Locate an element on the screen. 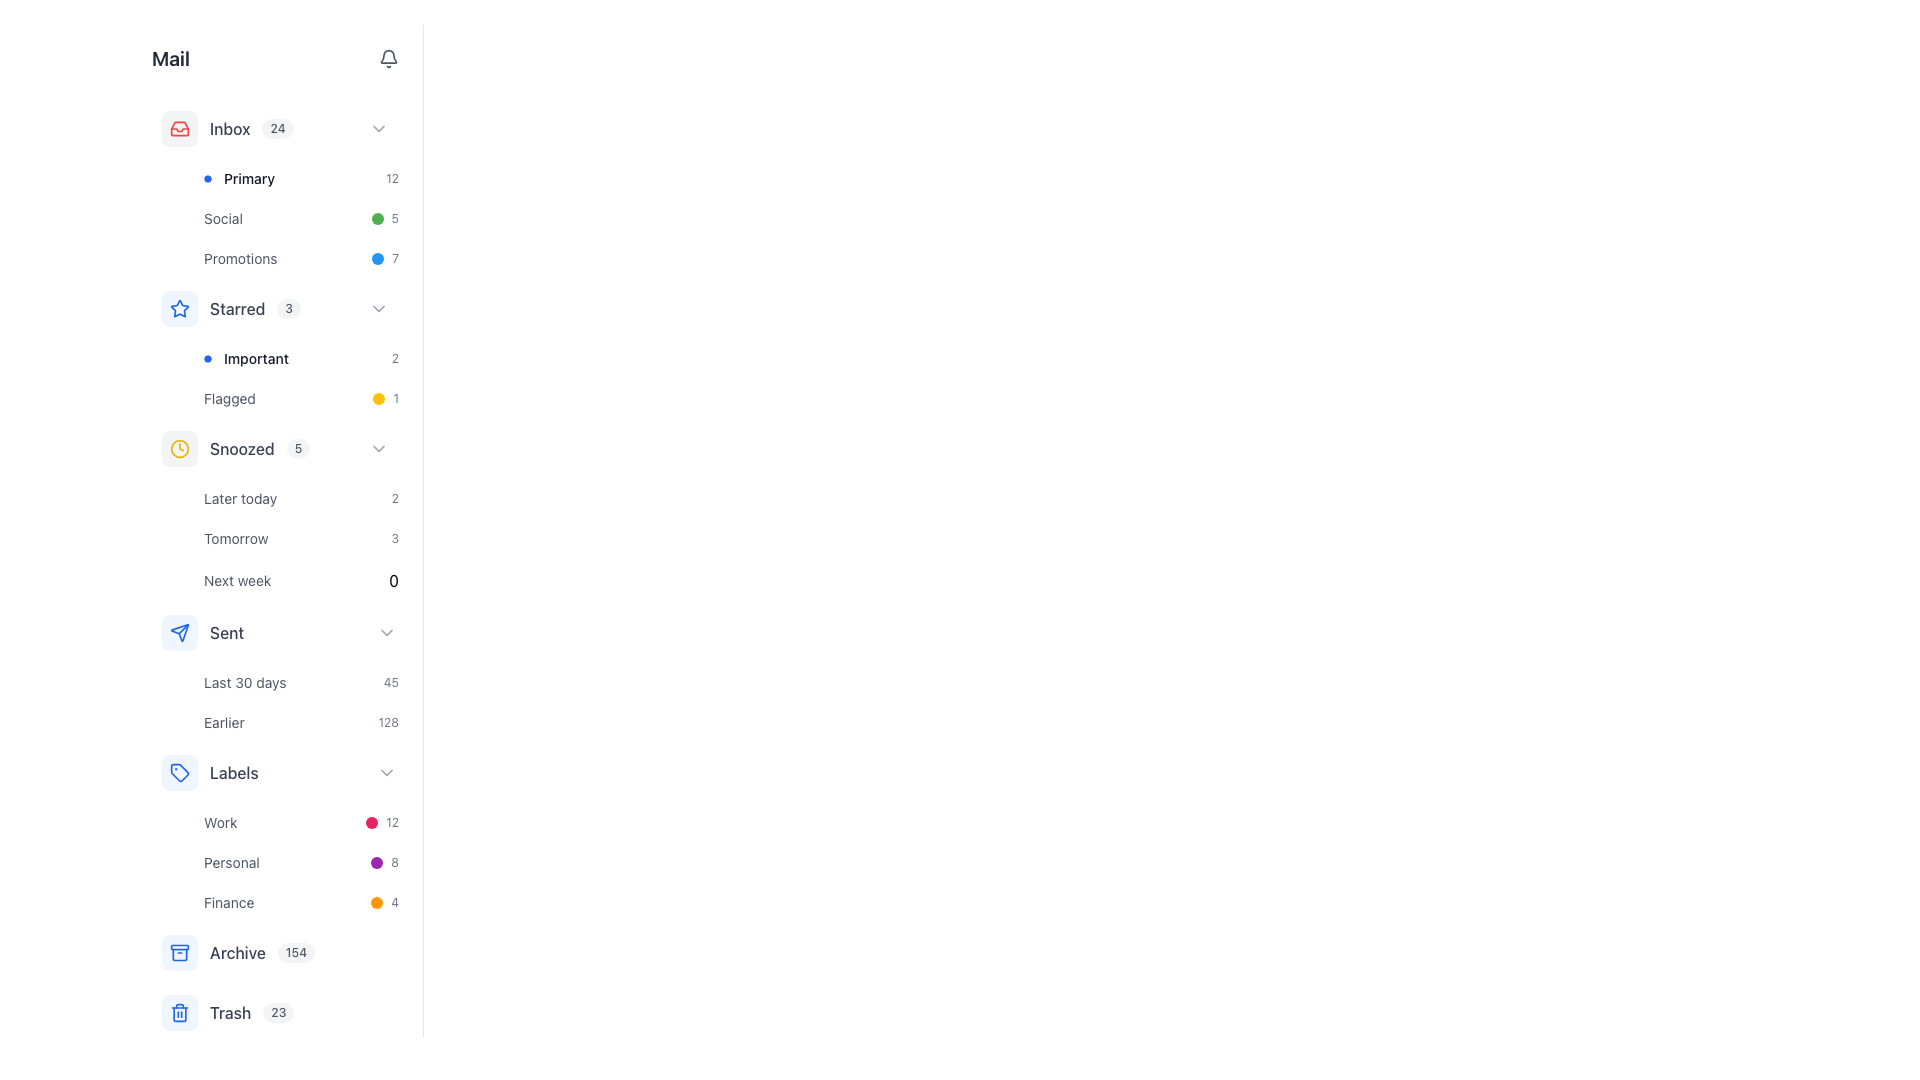 Image resolution: width=1920 pixels, height=1080 pixels. the chevron on the 'Starred' menu item is located at coordinates (278, 308).